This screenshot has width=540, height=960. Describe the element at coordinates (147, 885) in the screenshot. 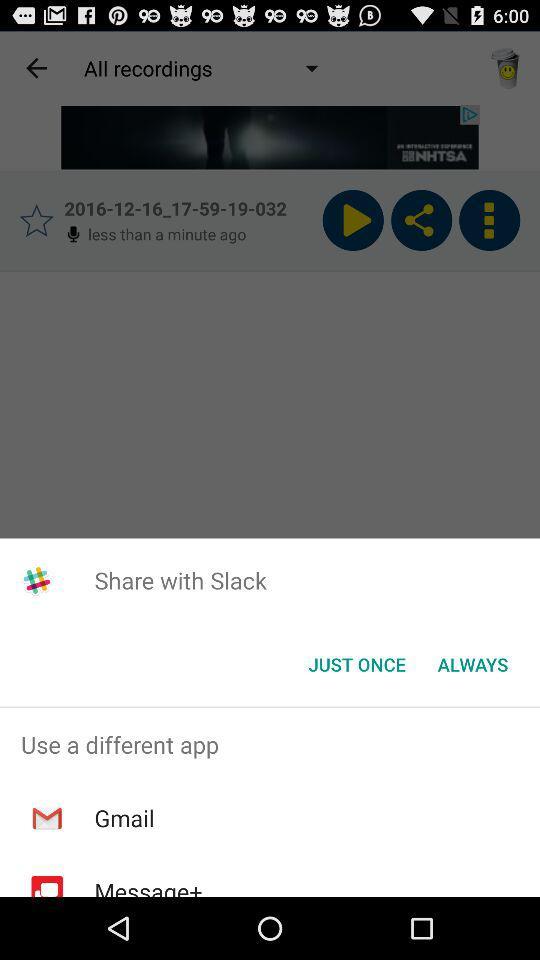

I see `message+` at that location.